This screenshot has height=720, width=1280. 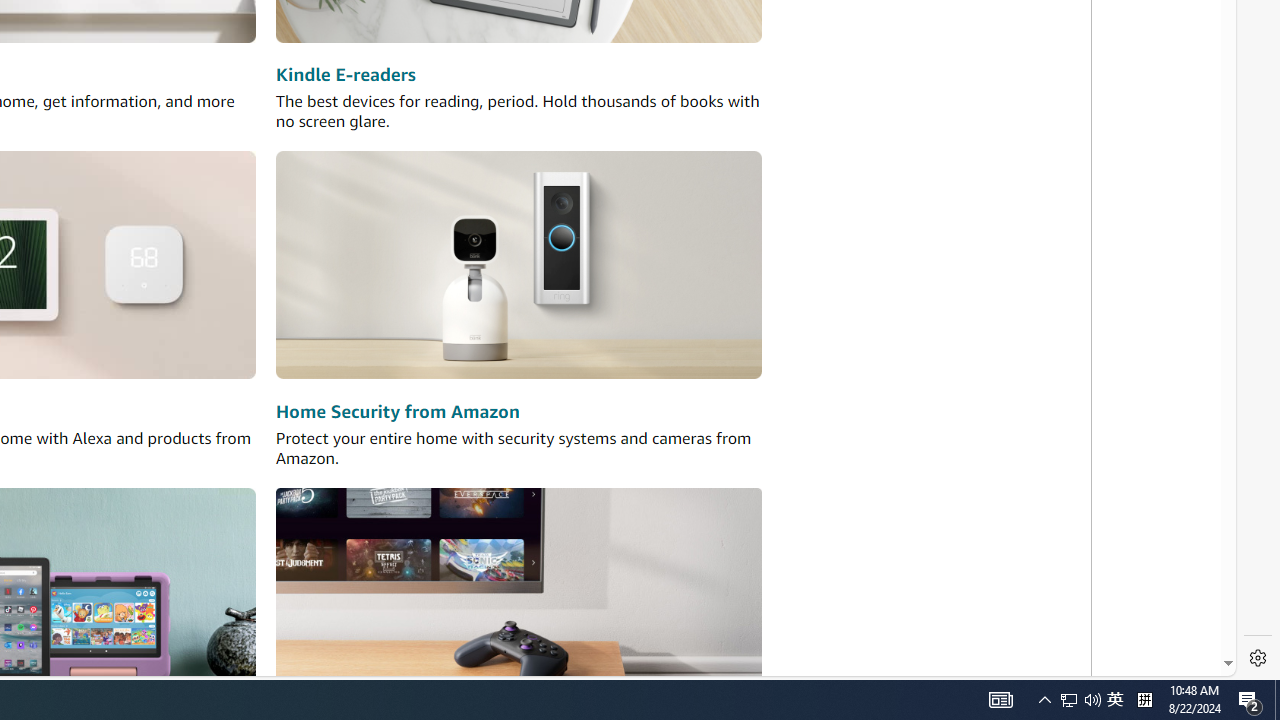 What do you see at coordinates (519, 264) in the screenshot?
I see `'Home Security devices'` at bounding box center [519, 264].